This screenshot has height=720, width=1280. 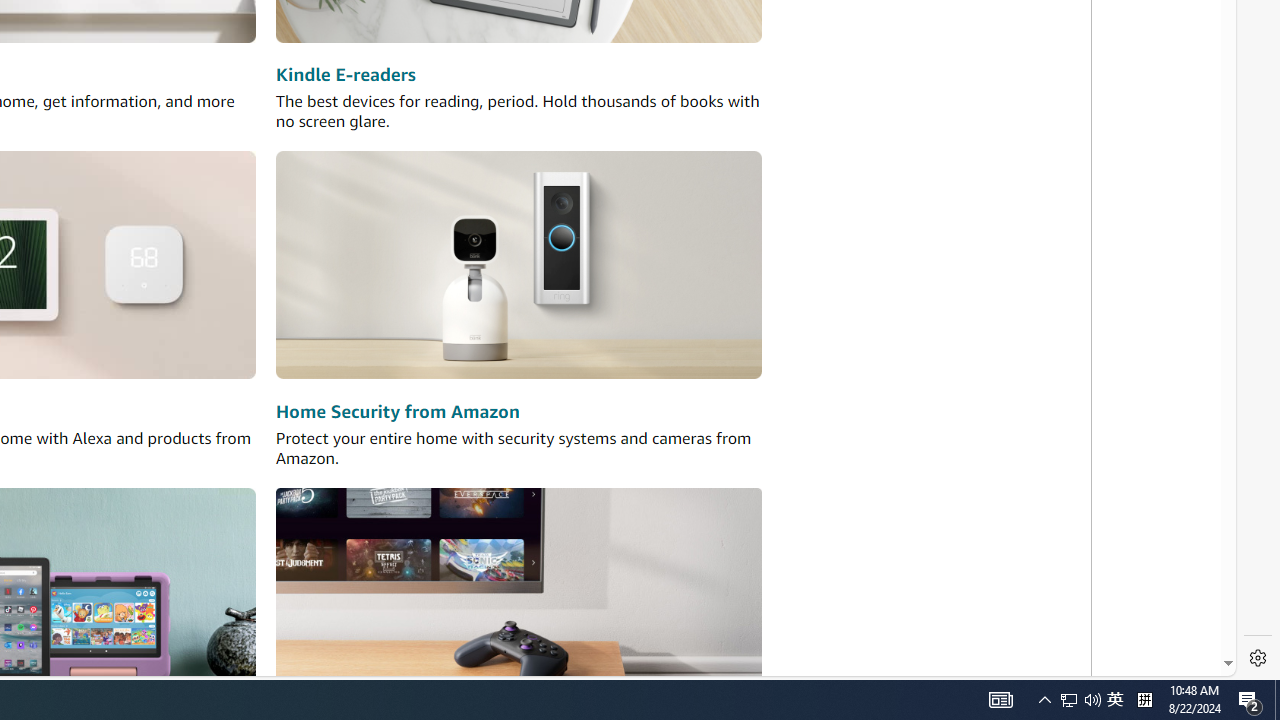 What do you see at coordinates (519, 264) in the screenshot?
I see `'Home Security devices'` at bounding box center [519, 264].